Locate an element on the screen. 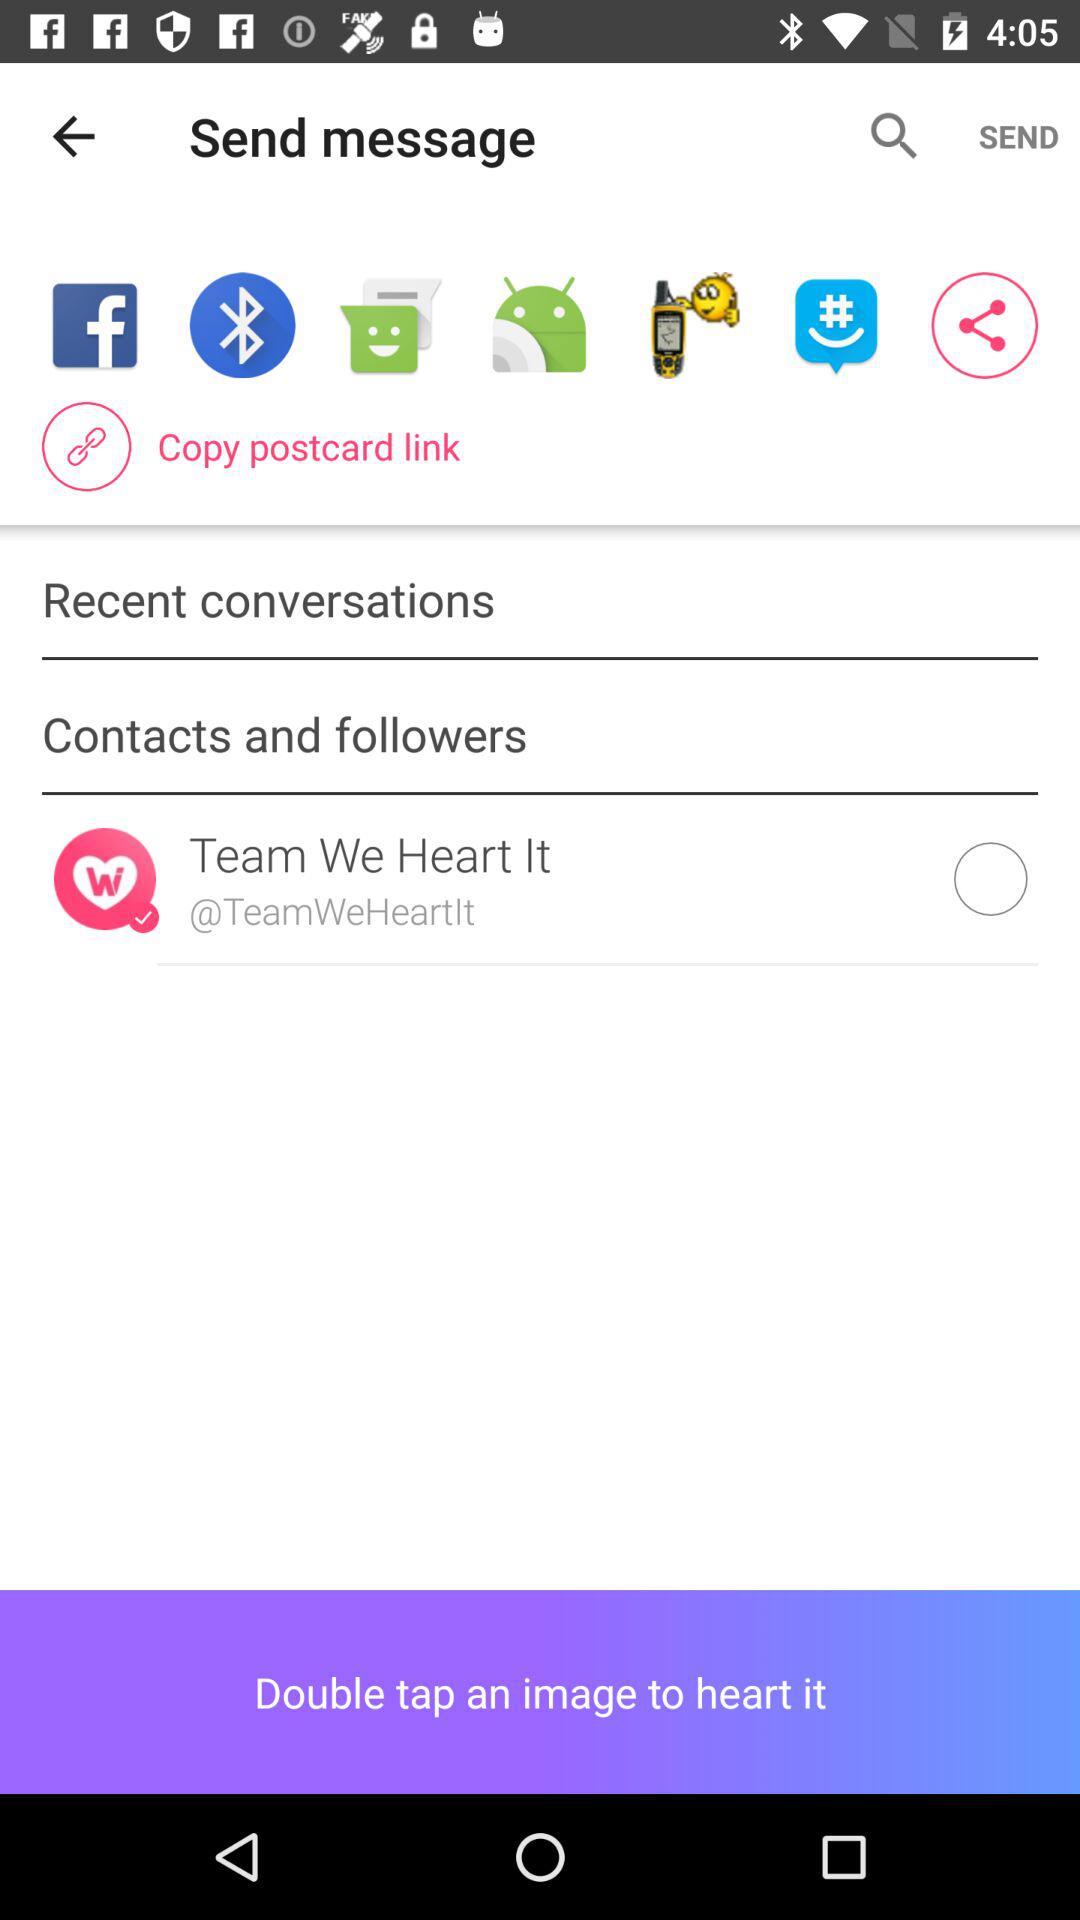 This screenshot has width=1080, height=1920. the icon above copy postcard link icon is located at coordinates (241, 325).